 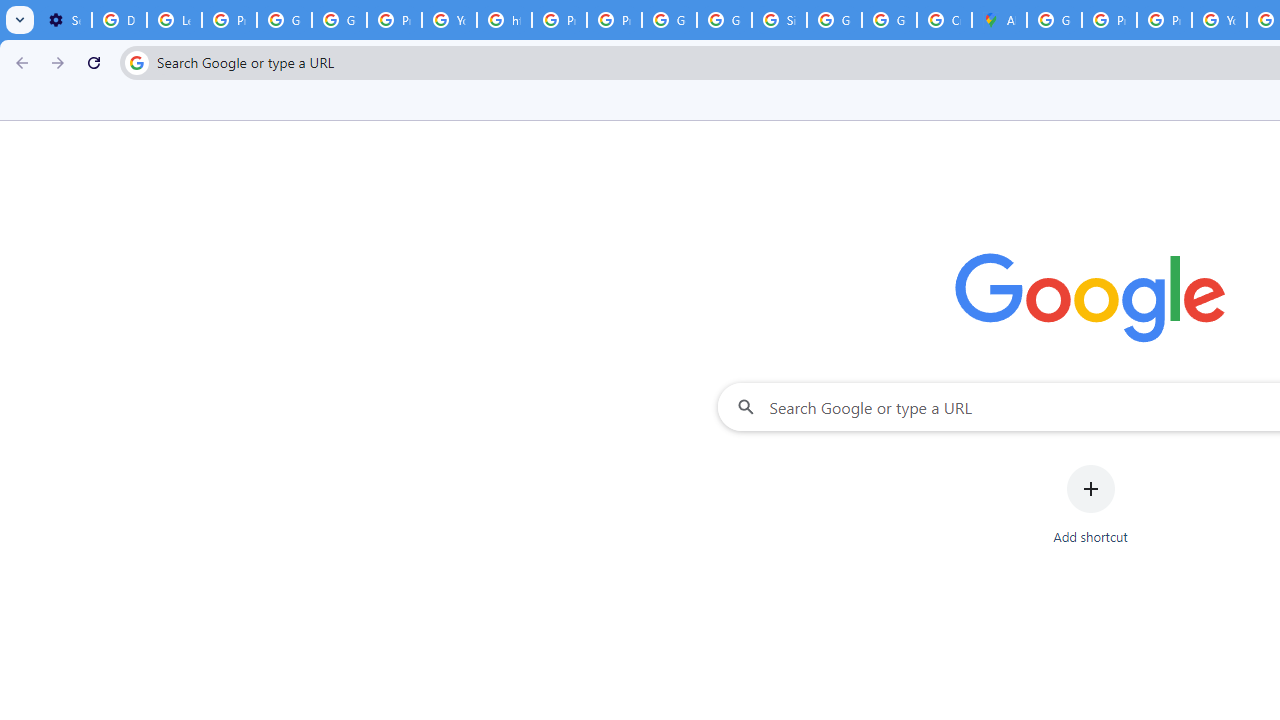 I want to click on 'Google Account Help', so click(x=283, y=20).